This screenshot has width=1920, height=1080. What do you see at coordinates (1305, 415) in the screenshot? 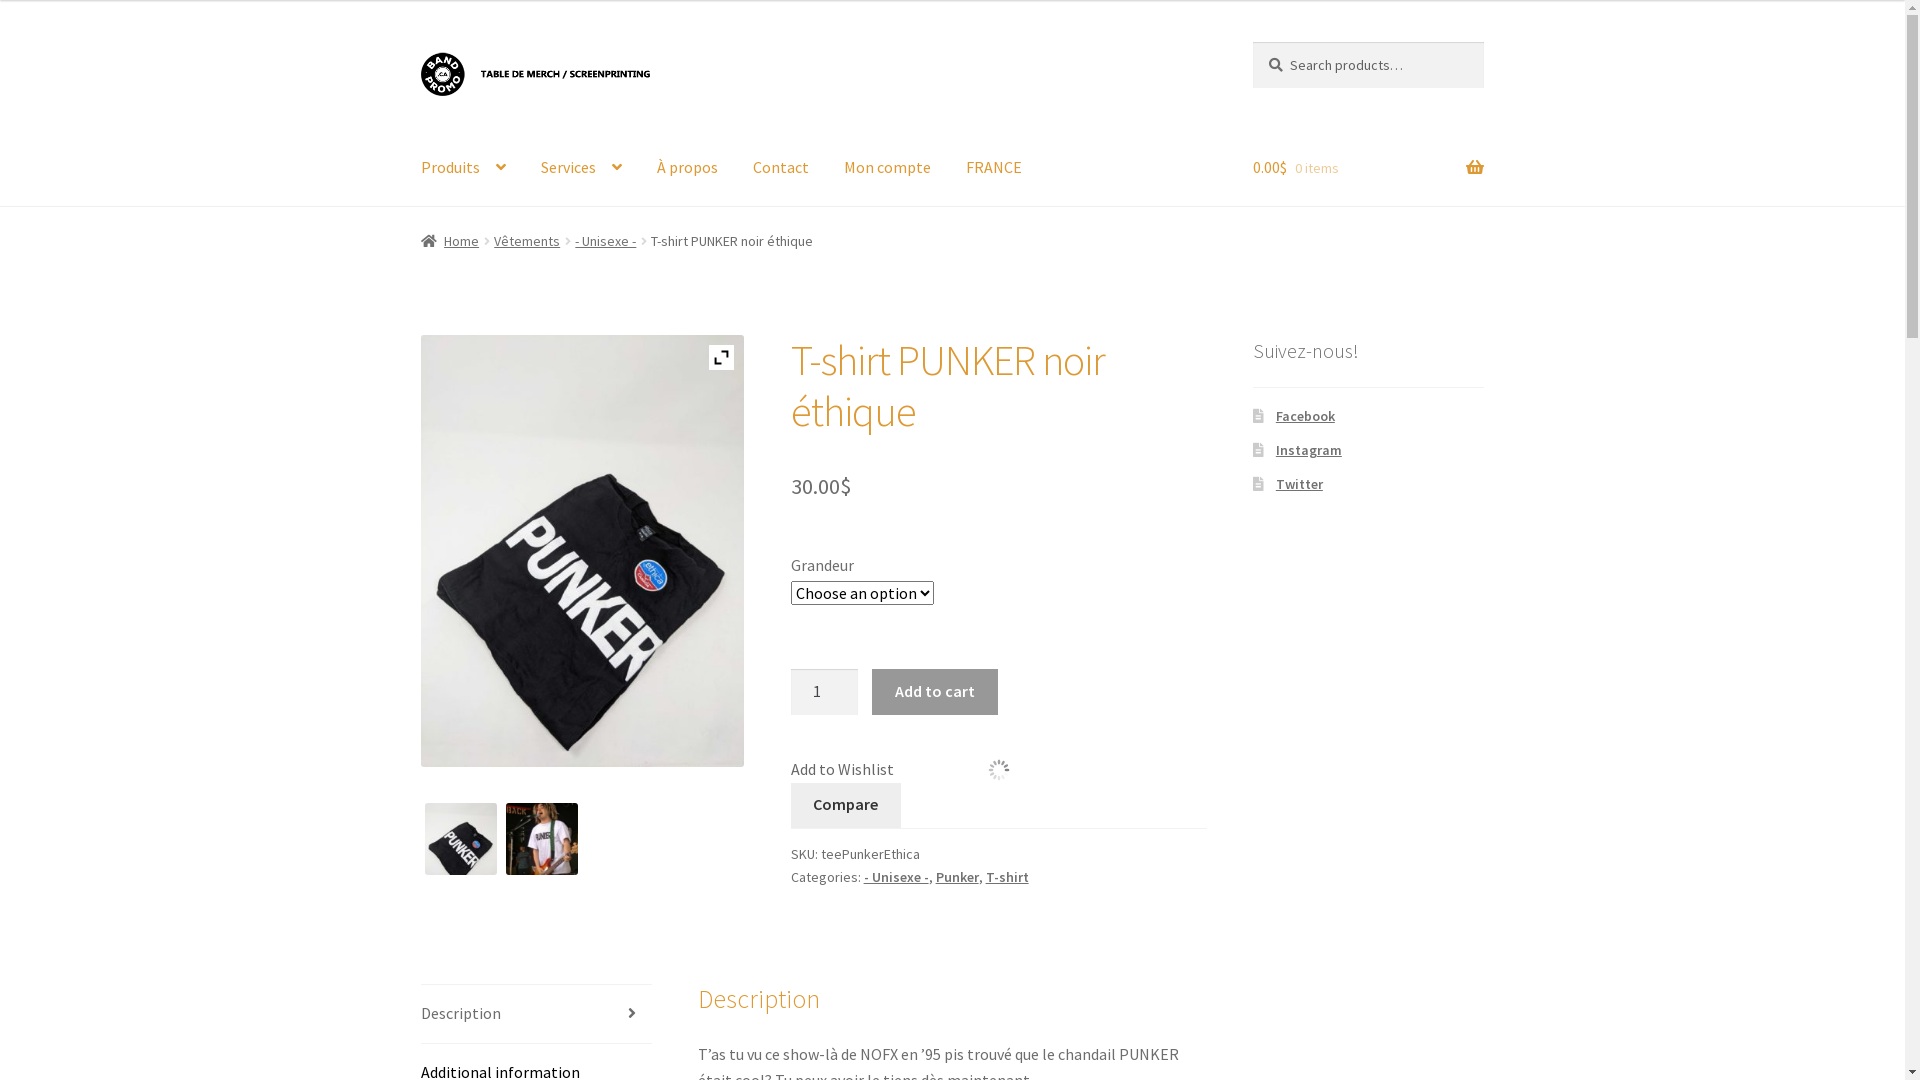
I see `'Facebook'` at bounding box center [1305, 415].